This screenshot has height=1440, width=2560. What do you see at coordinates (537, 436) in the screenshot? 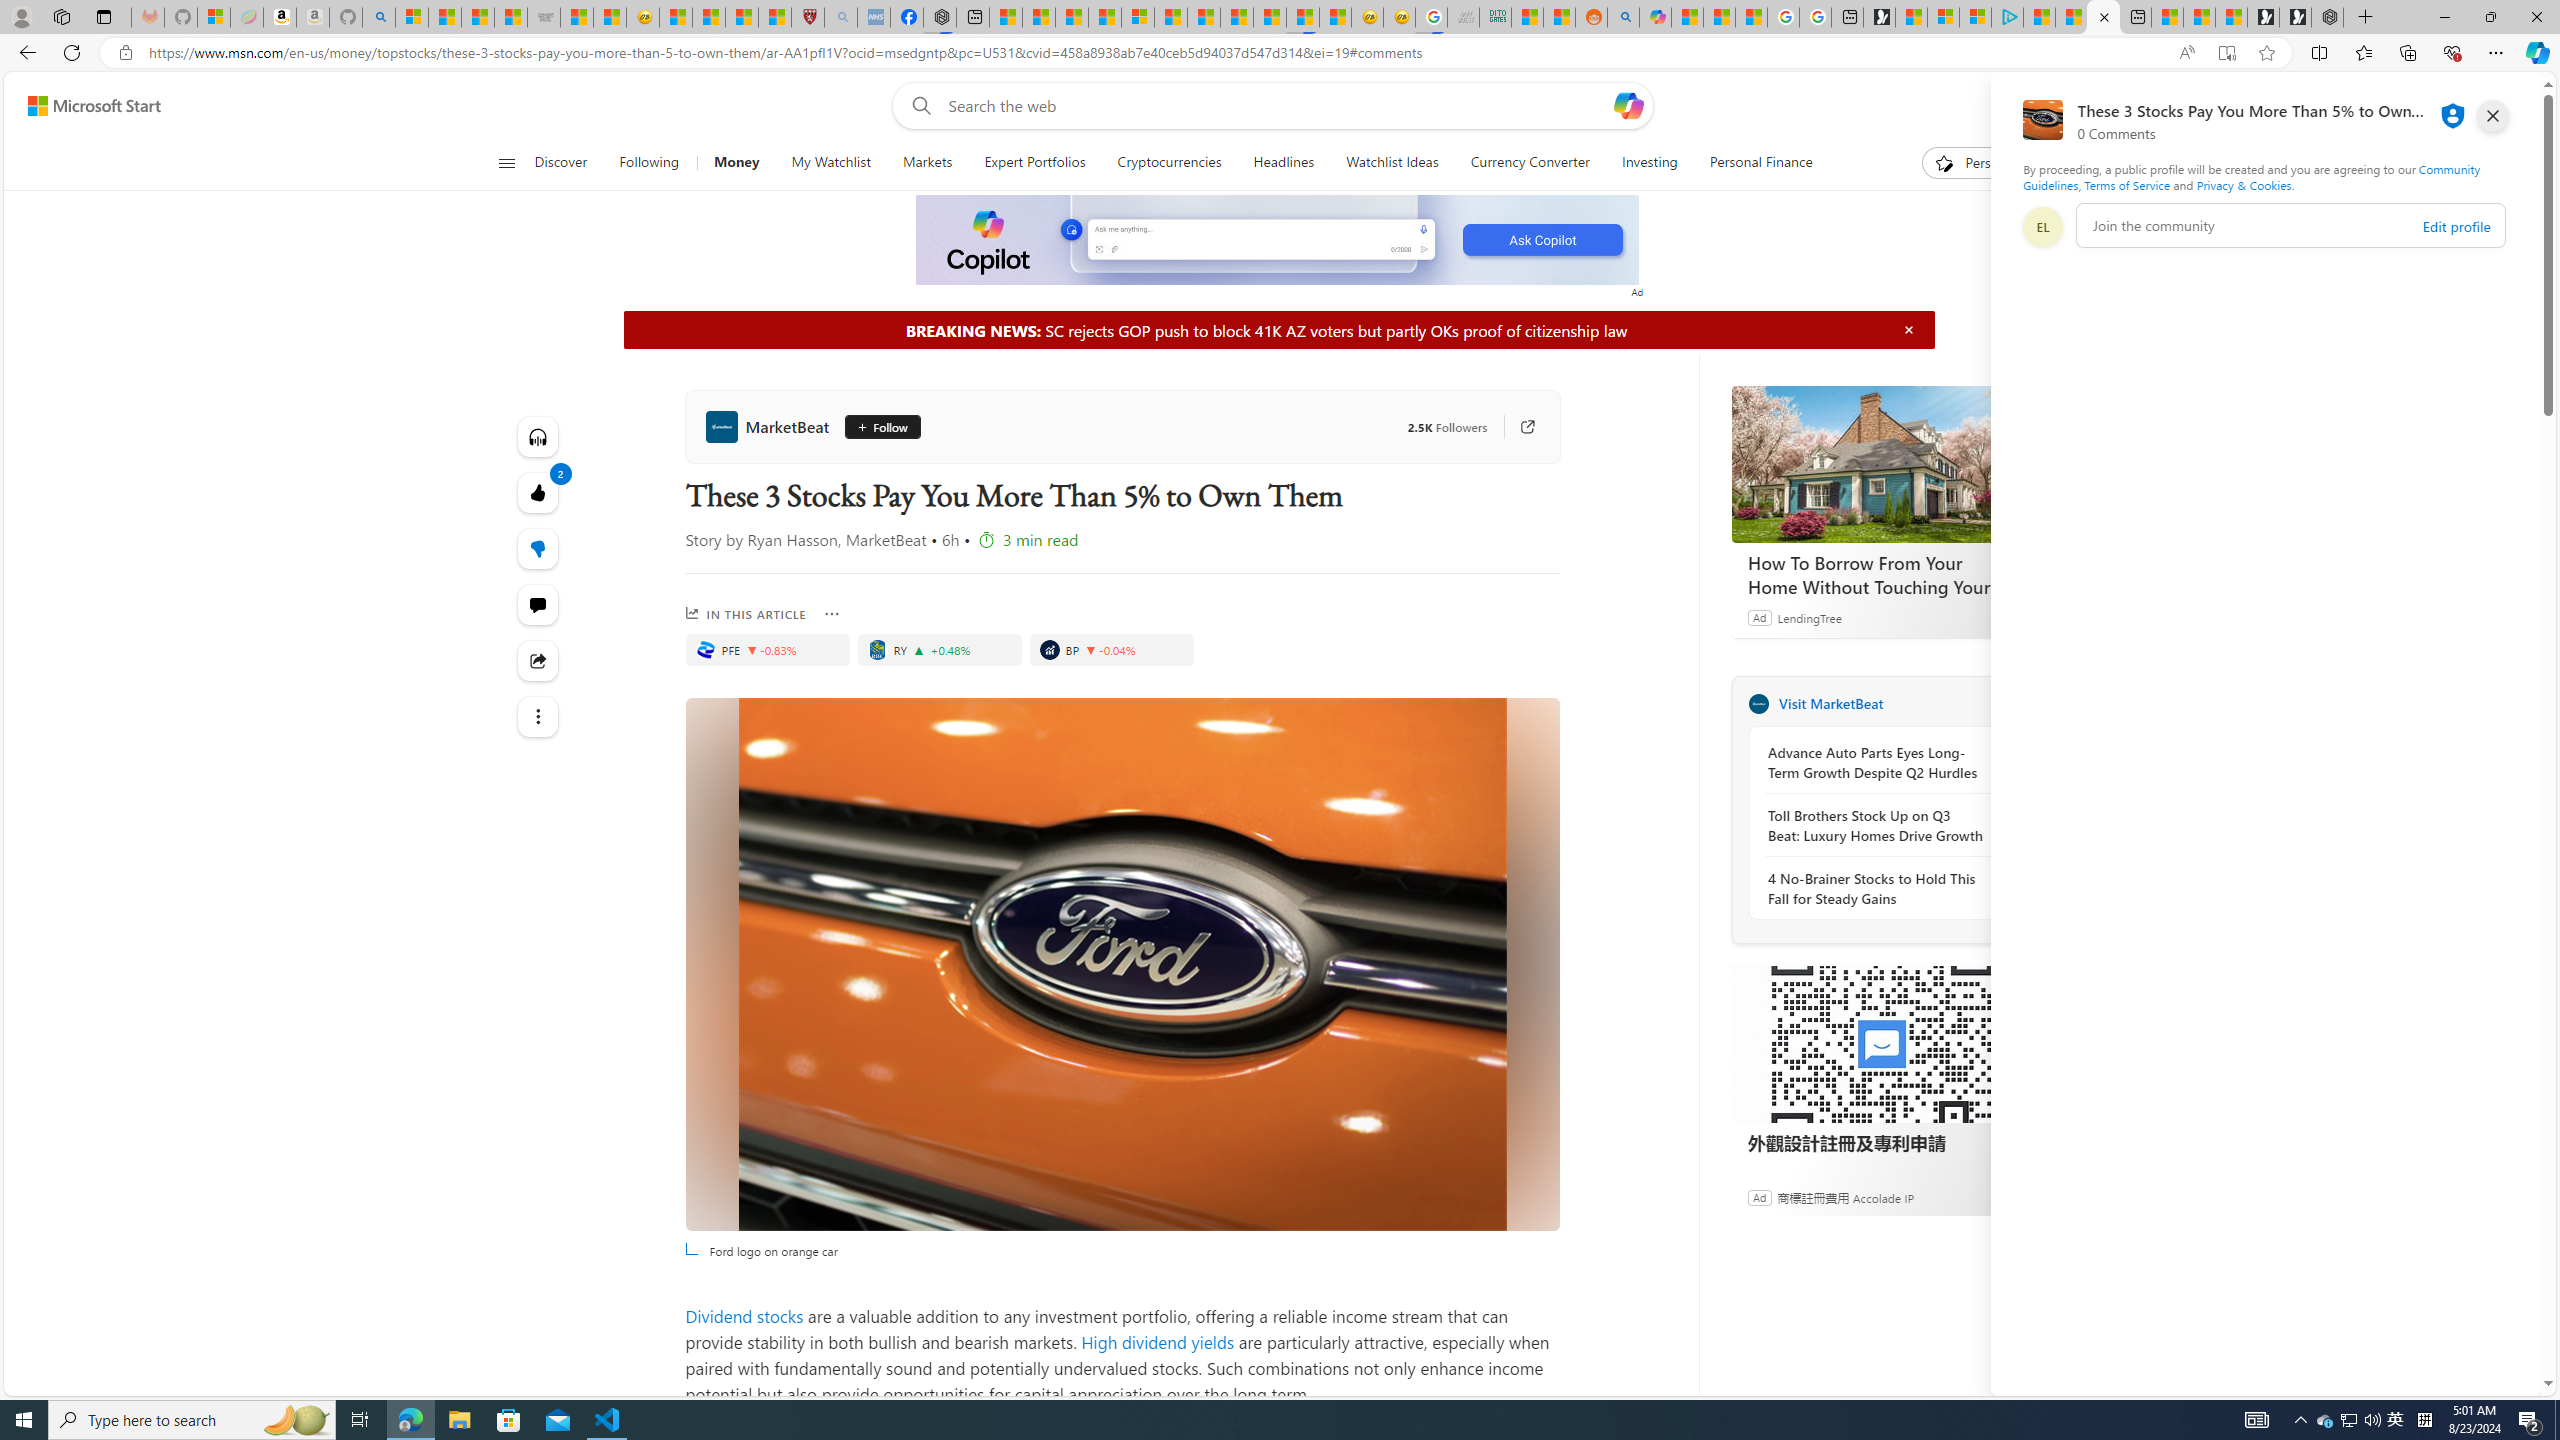
I see `'Listen to this article'` at bounding box center [537, 436].